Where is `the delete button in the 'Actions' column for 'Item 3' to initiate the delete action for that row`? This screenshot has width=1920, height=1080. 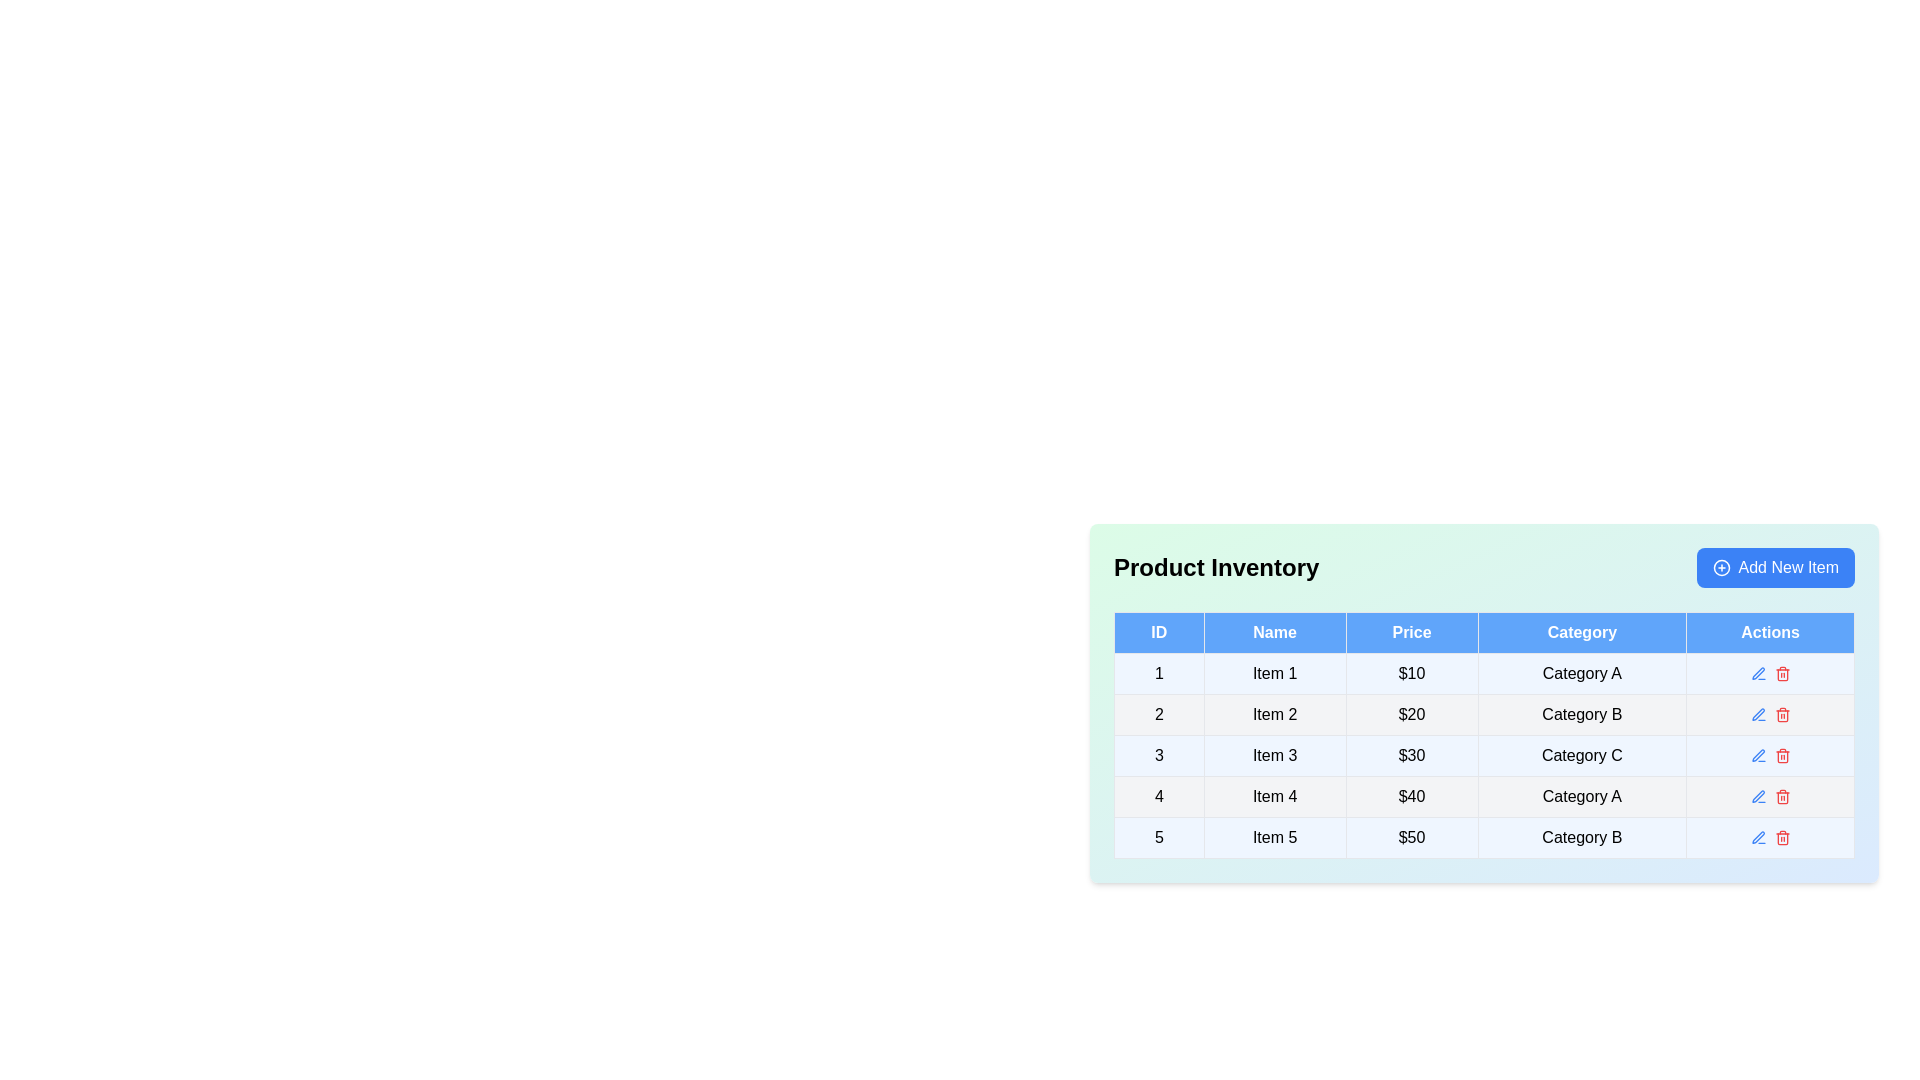 the delete button in the 'Actions' column for 'Item 3' to initiate the delete action for that row is located at coordinates (1782, 756).